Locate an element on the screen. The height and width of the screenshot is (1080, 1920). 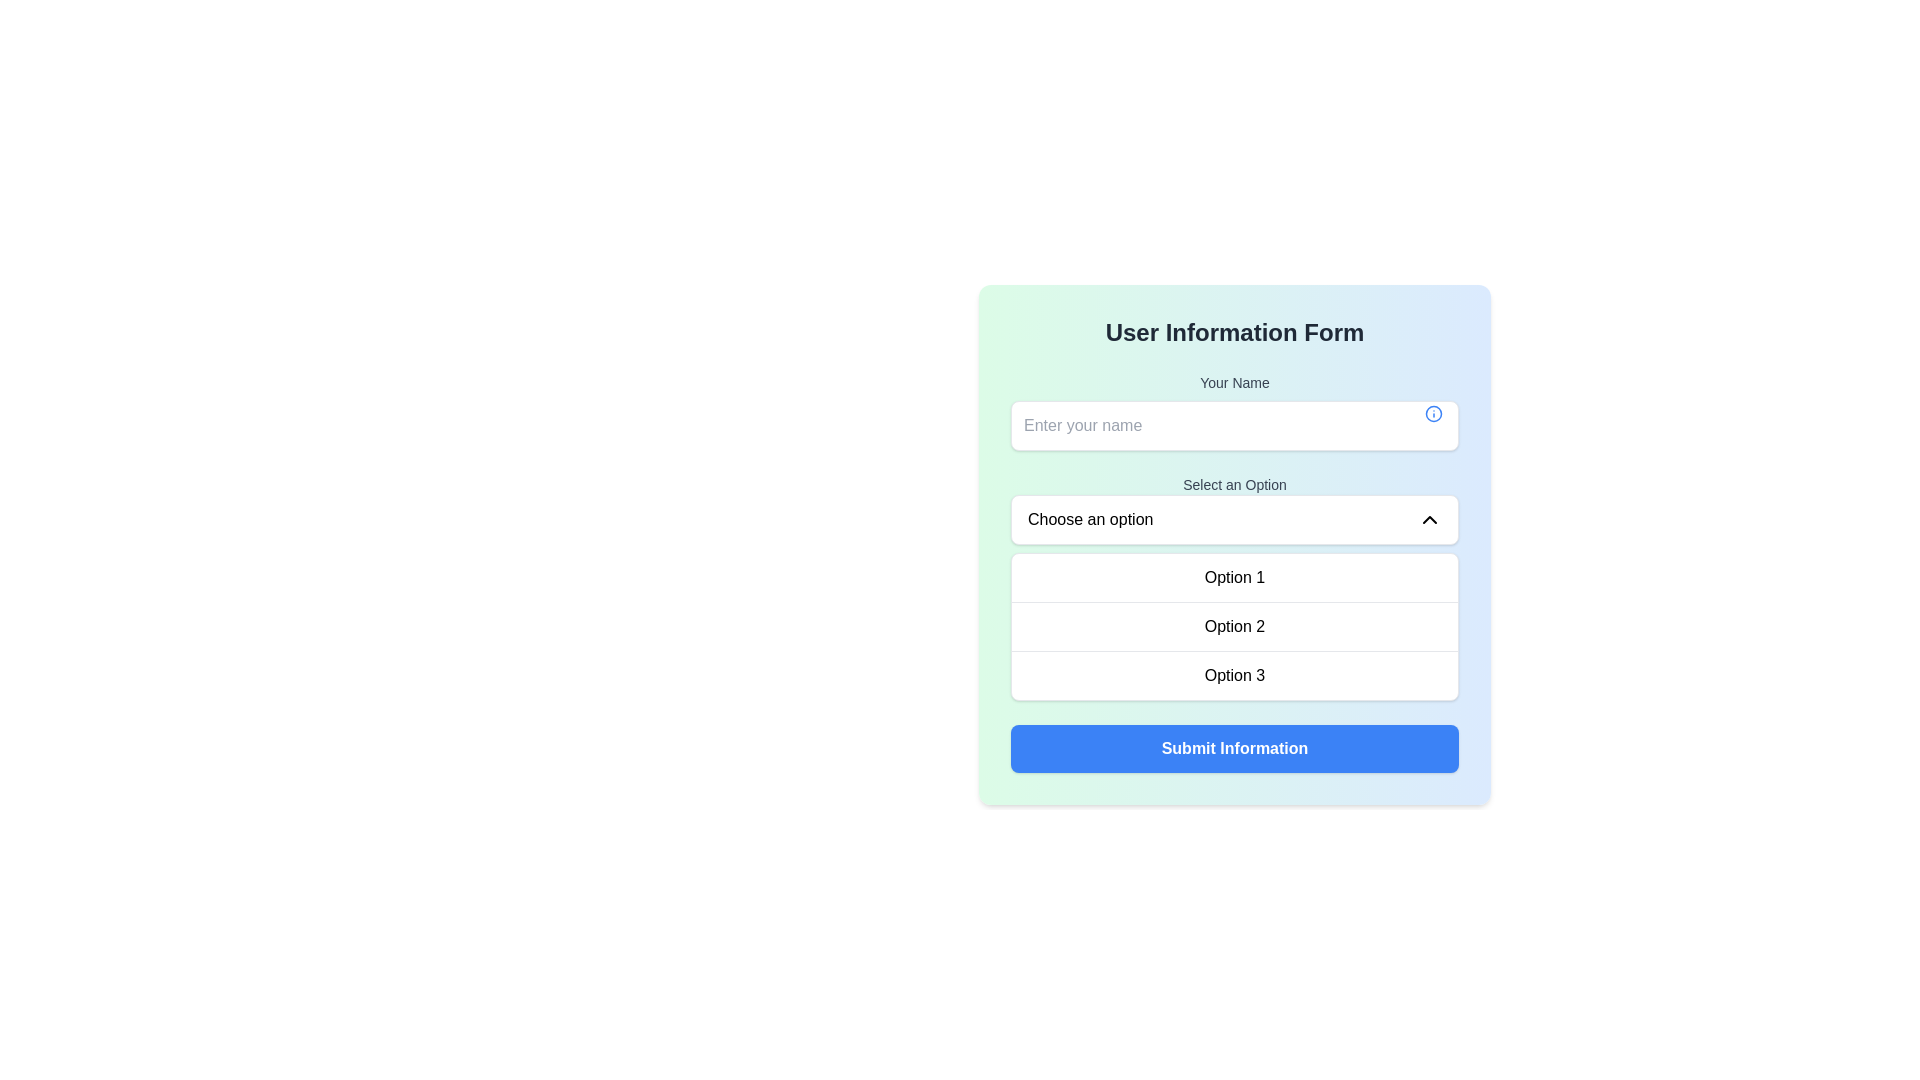
the label indicating the purpose of the dropdown menu, positioned directly above the dropdown selection area labeled 'Choose an option' is located at coordinates (1233, 485).